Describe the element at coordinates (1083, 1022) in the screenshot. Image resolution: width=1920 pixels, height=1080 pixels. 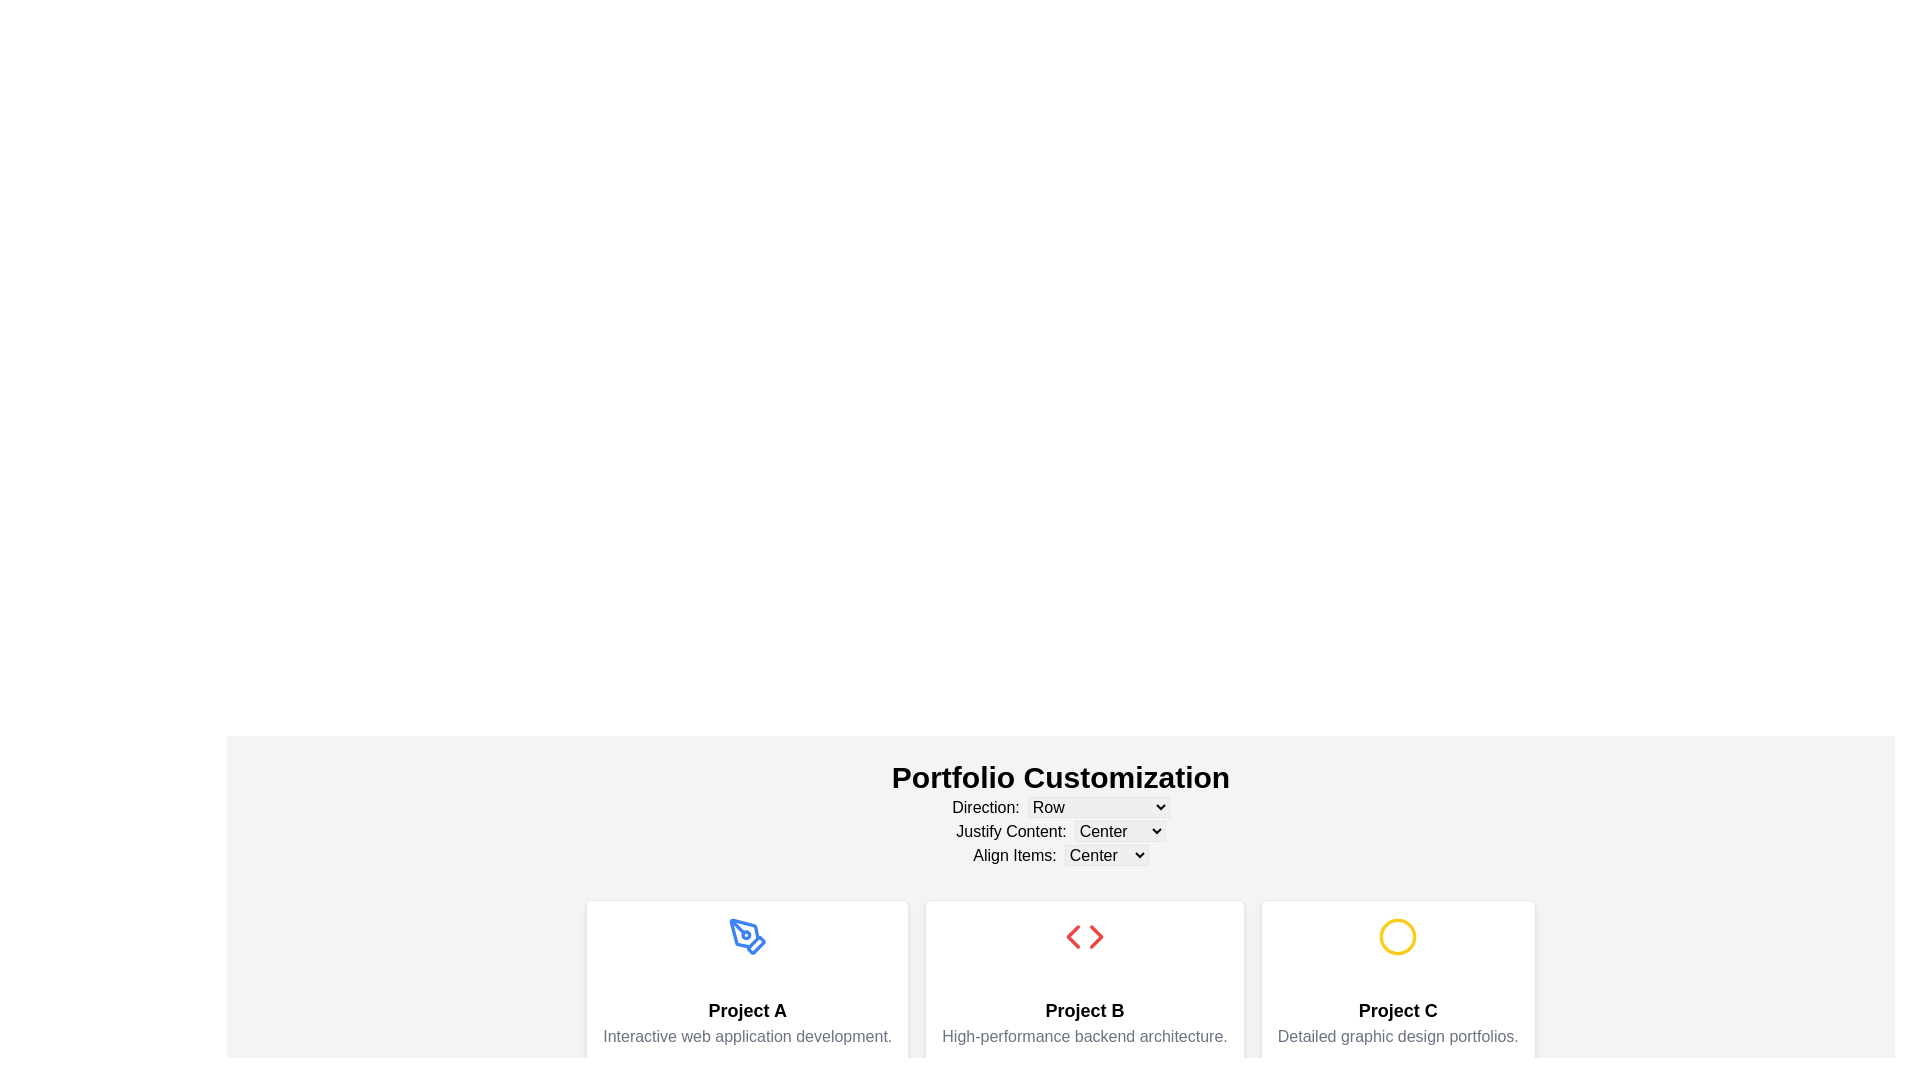
I see `the text block containing the bold title 'Project B' and the description 'High-performance backend architecture.'` at that location.